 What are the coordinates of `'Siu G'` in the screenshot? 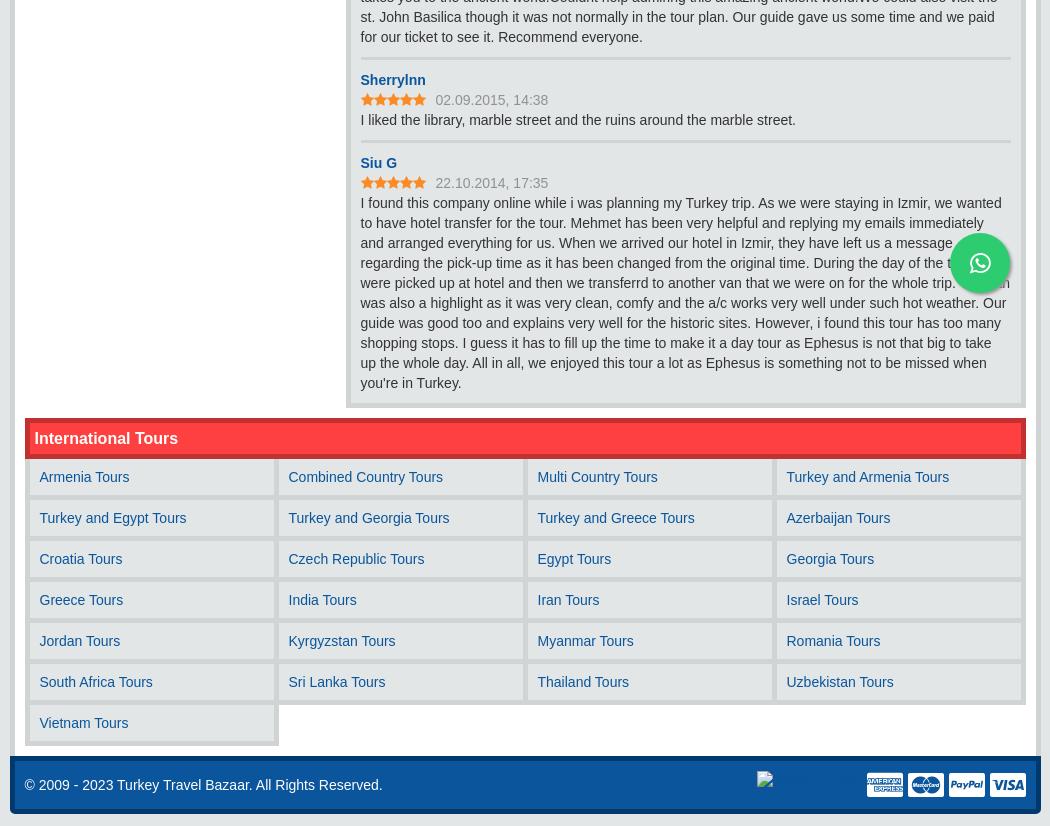 It's located at (378, 161).